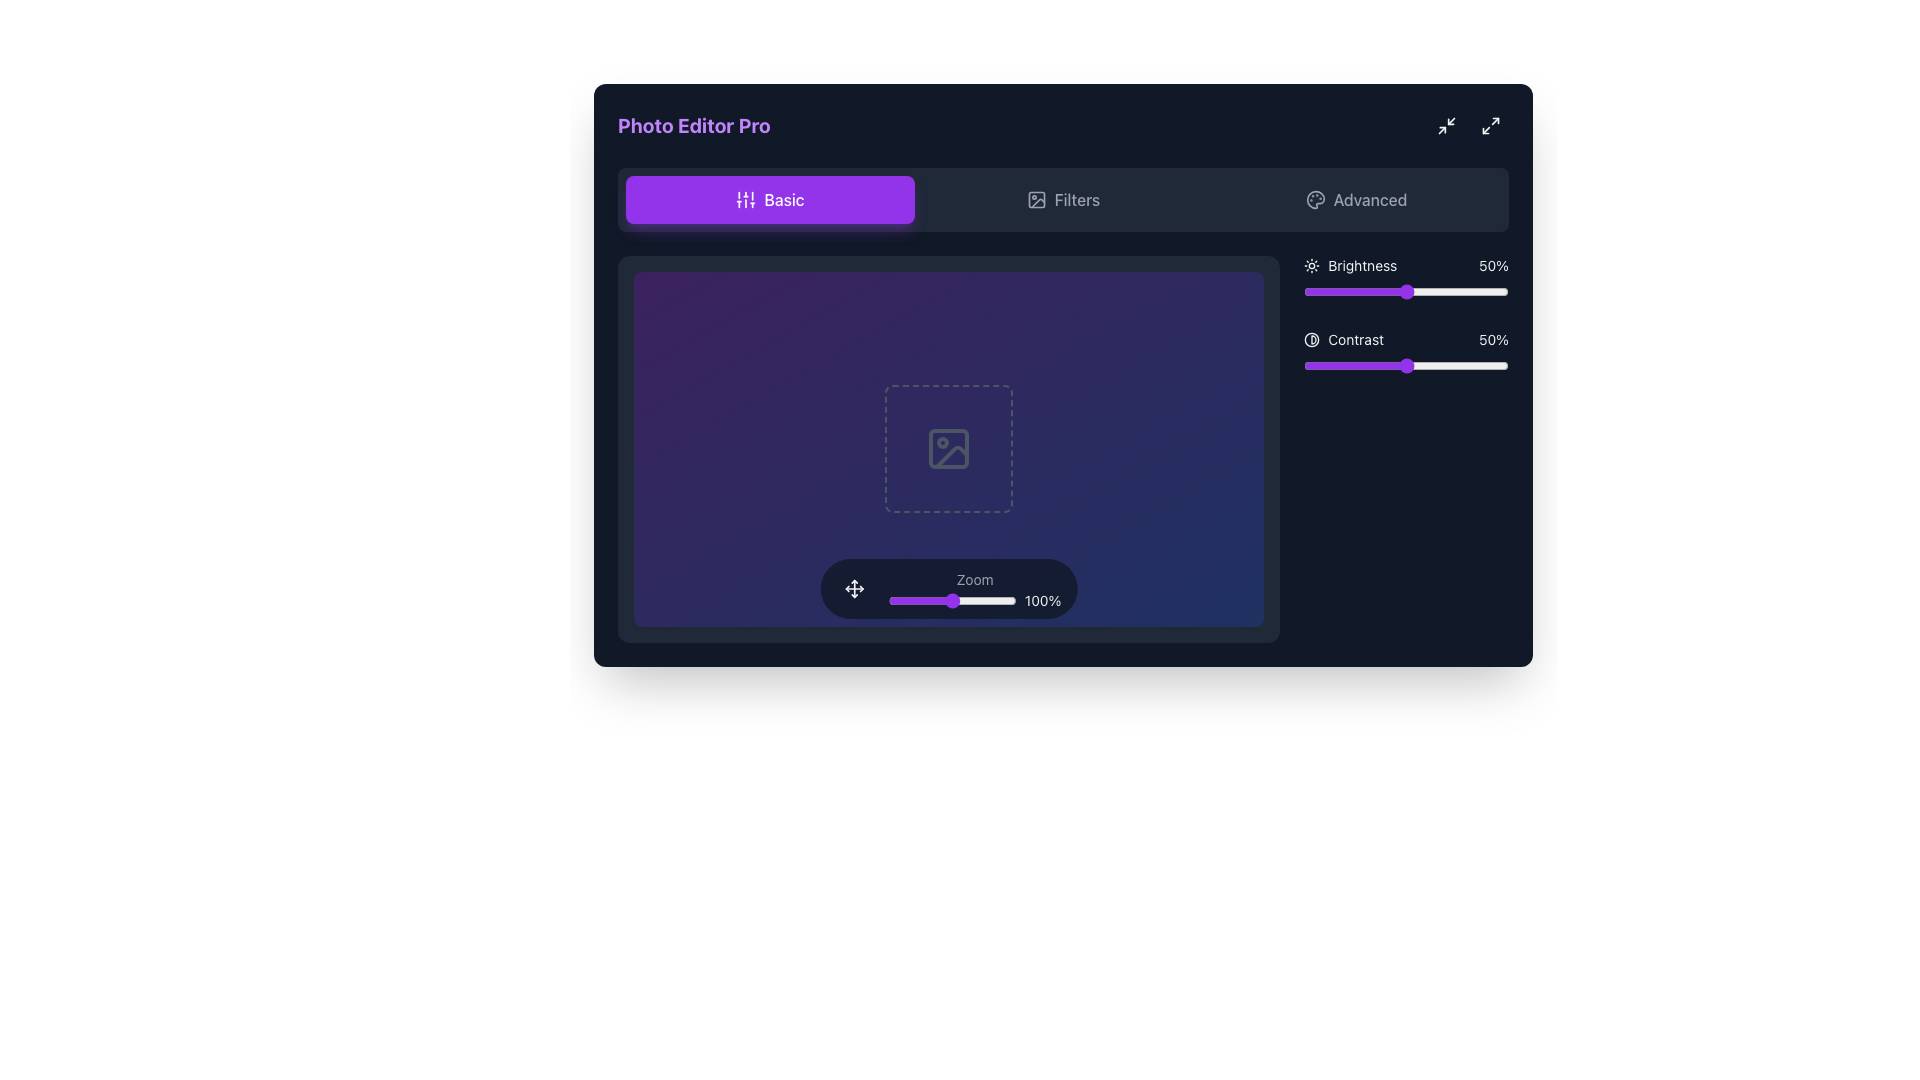 This screenshot has width=1920, height=1080. I want to click on the zoom level, so click(912, 599).